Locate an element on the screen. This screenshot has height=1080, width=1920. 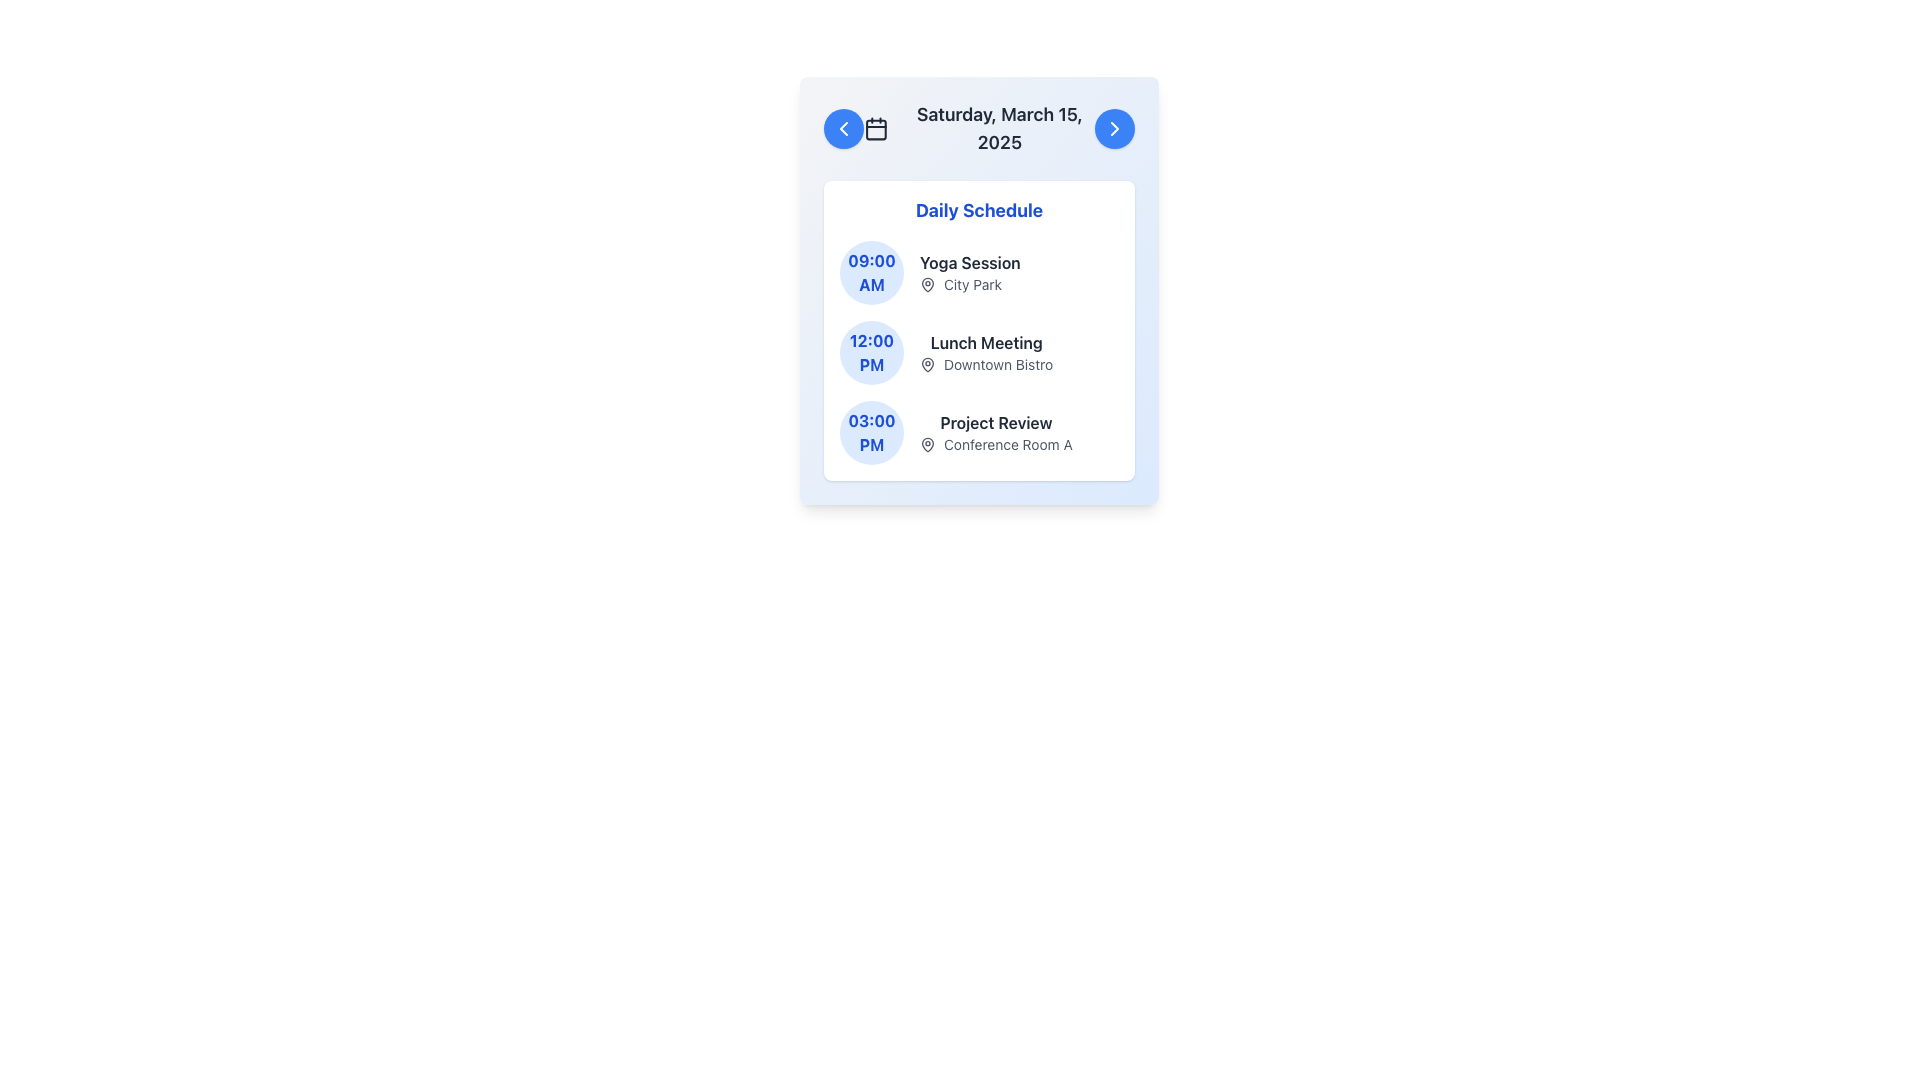
the Text (Header) element that serves as the title for the schedule content, located near the top of the white area, right below the date heading is located at coordinates (979, 211).